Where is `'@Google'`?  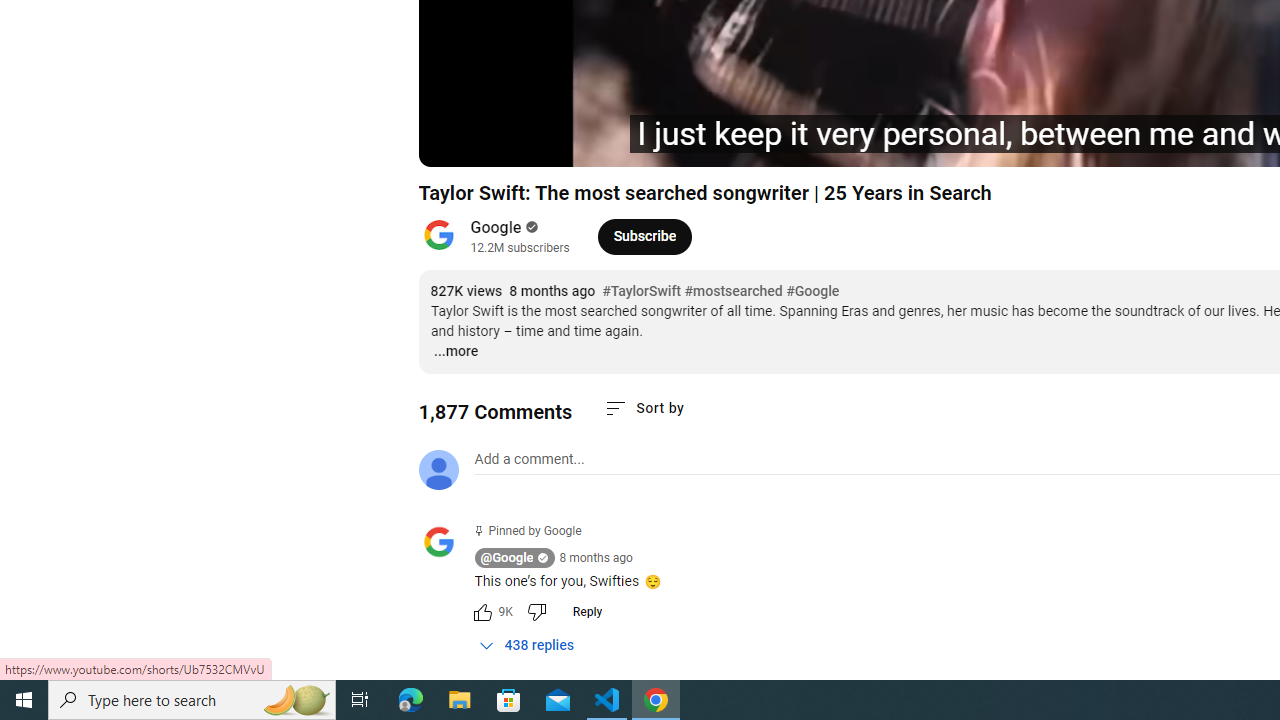
'@Google' is located at coordinates (506, 558).